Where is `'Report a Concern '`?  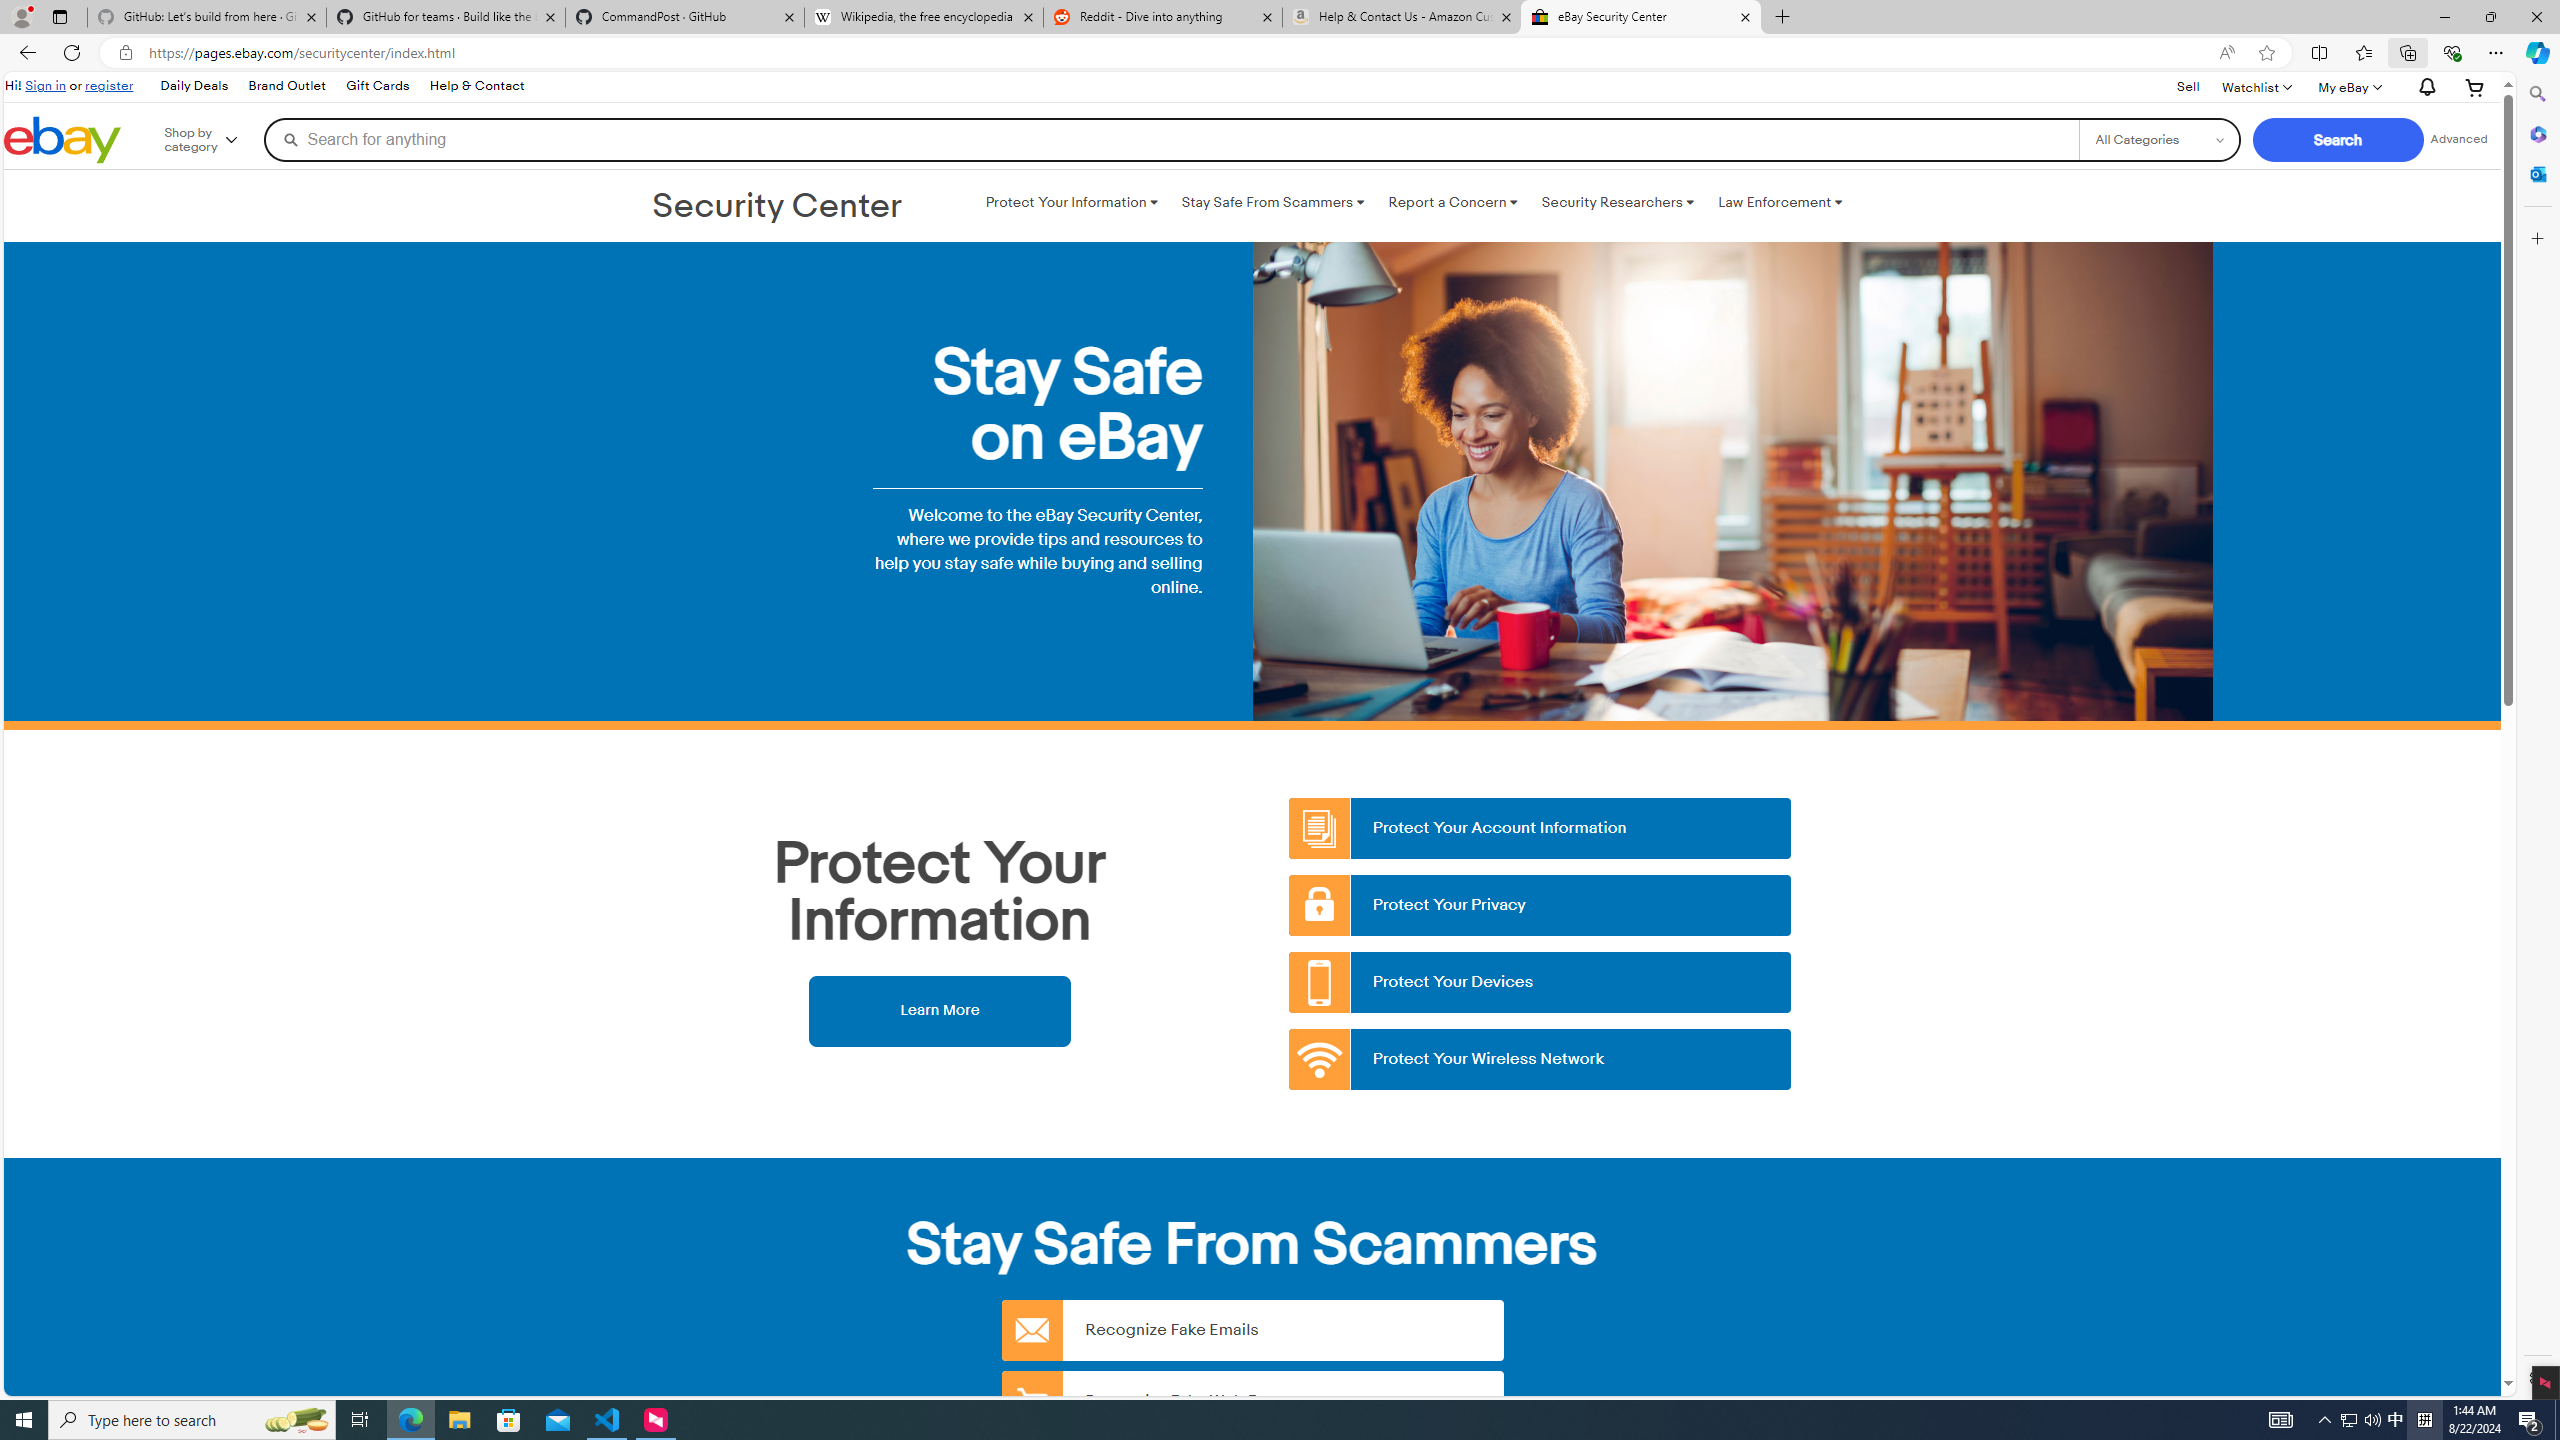
'Report a Concern ' is located at coordinates (1451, 202).